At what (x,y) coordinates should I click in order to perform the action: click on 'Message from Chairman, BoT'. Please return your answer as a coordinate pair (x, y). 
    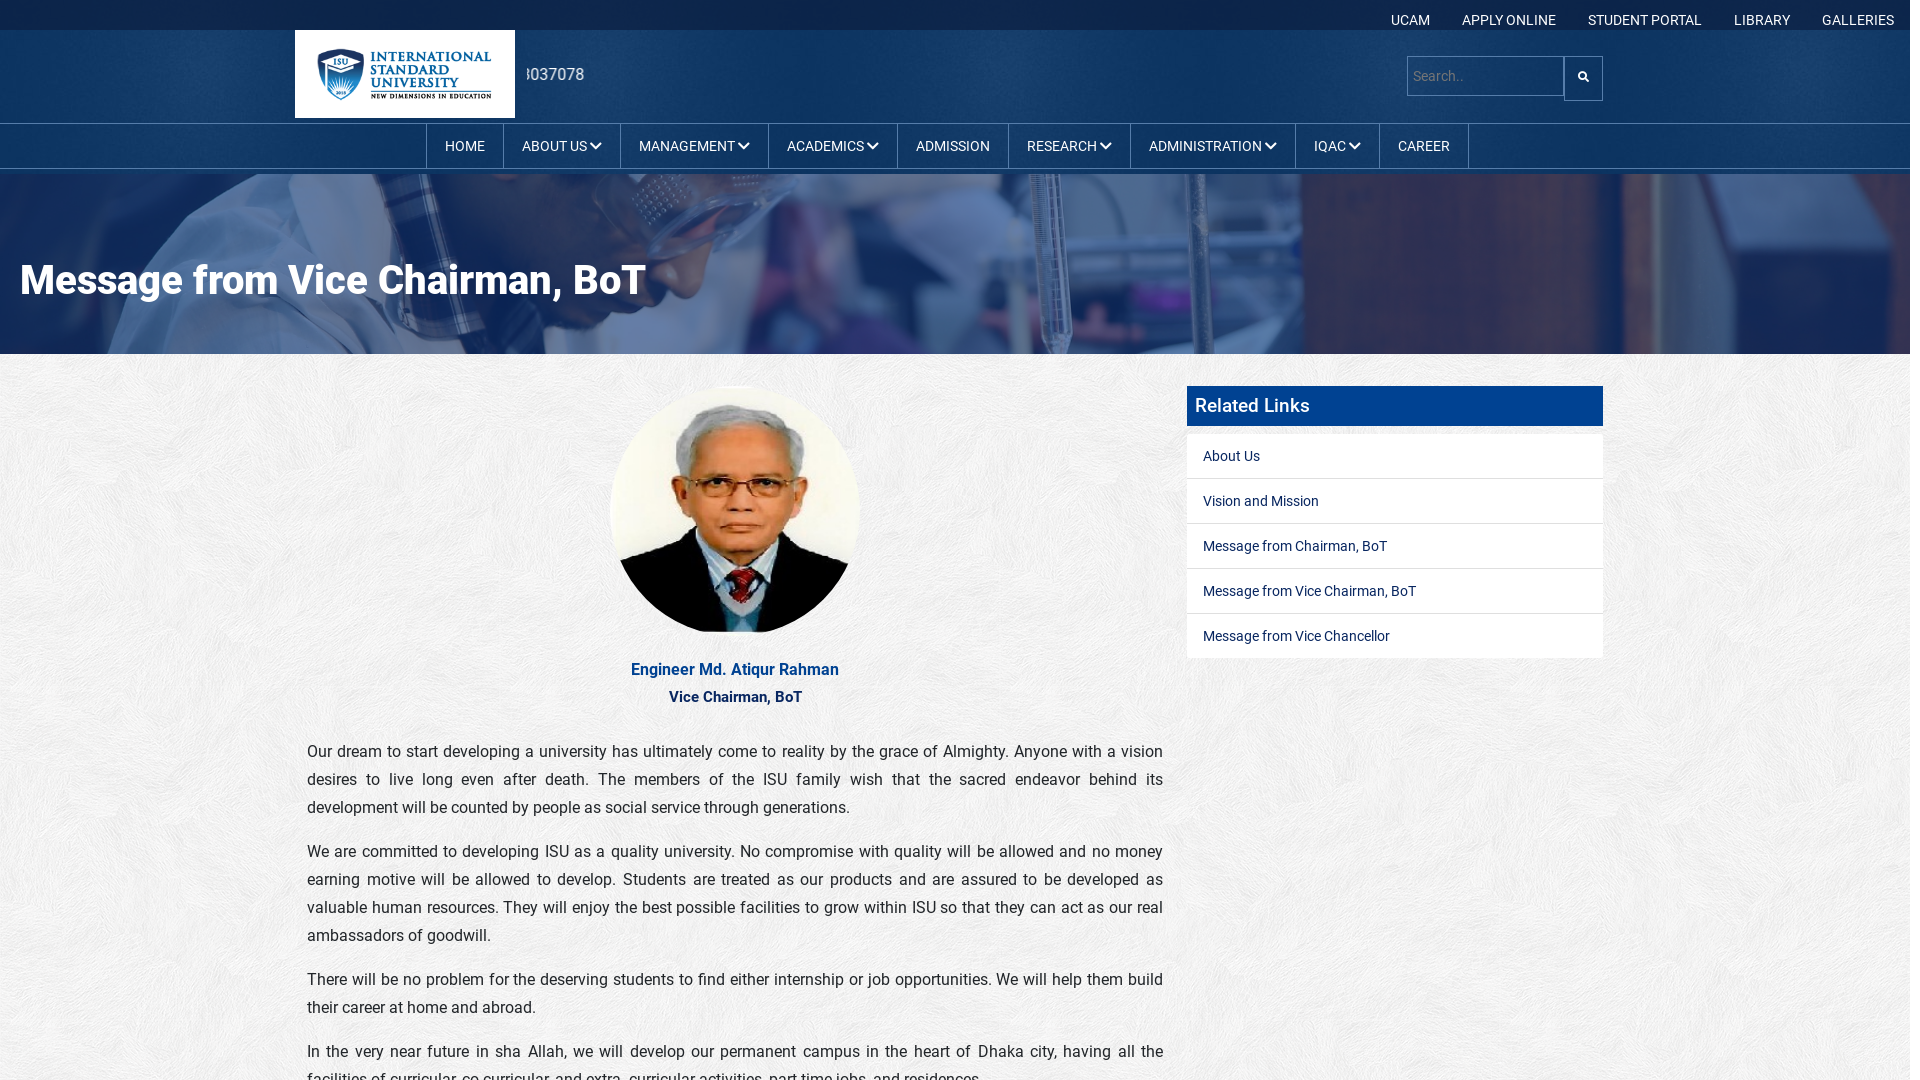
    Looking at the image, I should click on (1295, 546).